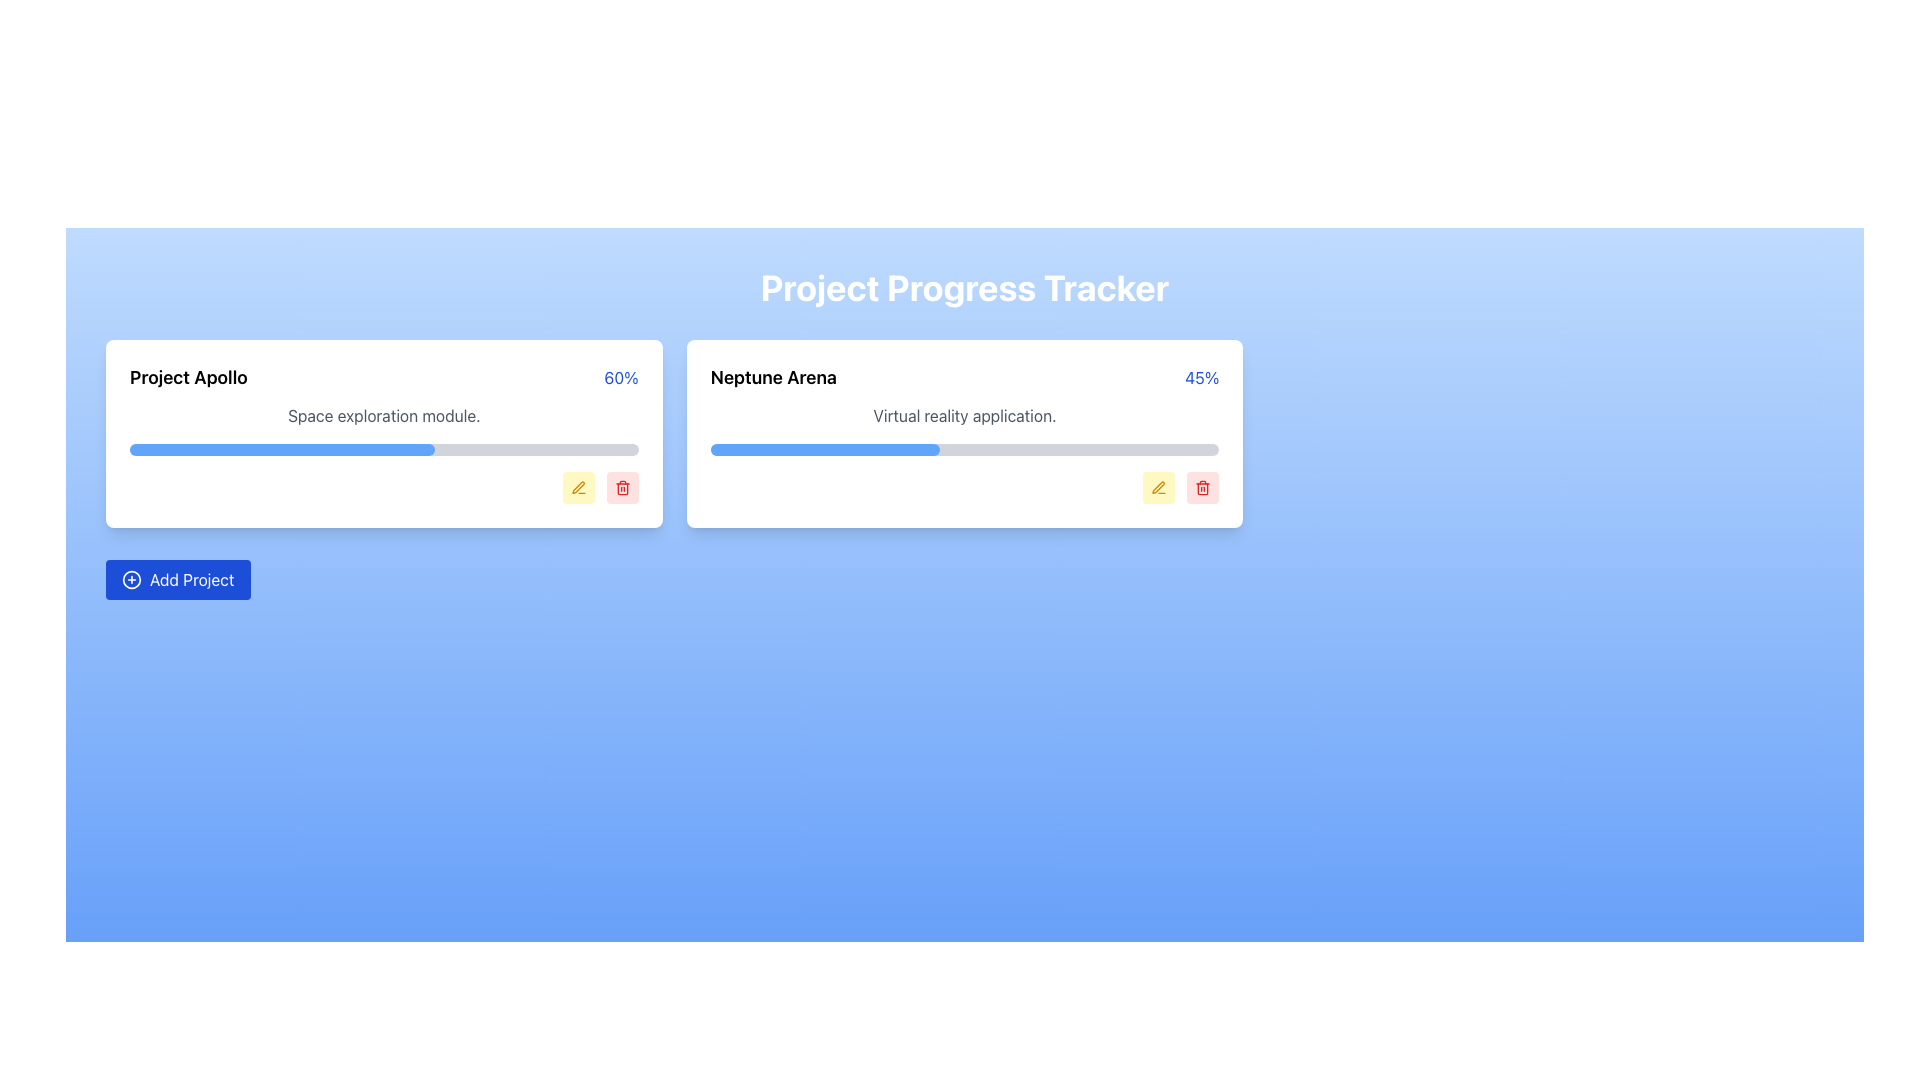 The width and height of the screenshot is (1920, 1080). I want to click on the horizontal progress bar with a gray background and blue filled segment, located within the 'Neptune Arena' project card, positioned below the title and description, so click(964, 450).